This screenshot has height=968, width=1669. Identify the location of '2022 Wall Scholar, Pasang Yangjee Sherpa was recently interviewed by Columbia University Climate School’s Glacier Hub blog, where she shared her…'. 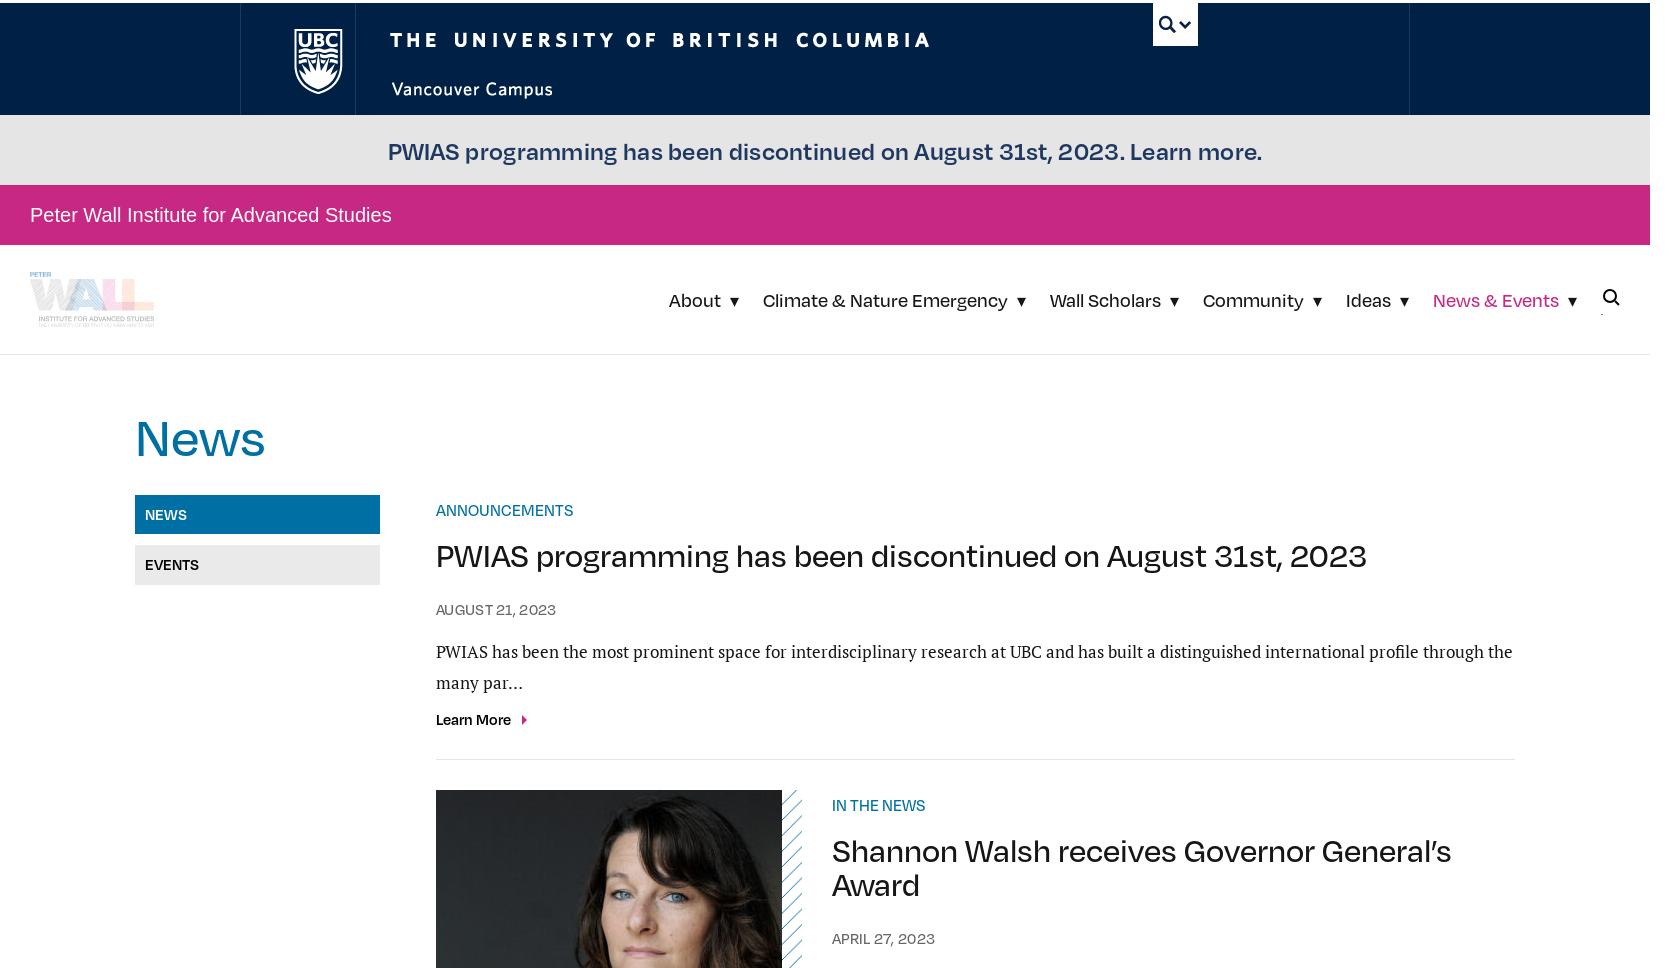
(1137, 721).